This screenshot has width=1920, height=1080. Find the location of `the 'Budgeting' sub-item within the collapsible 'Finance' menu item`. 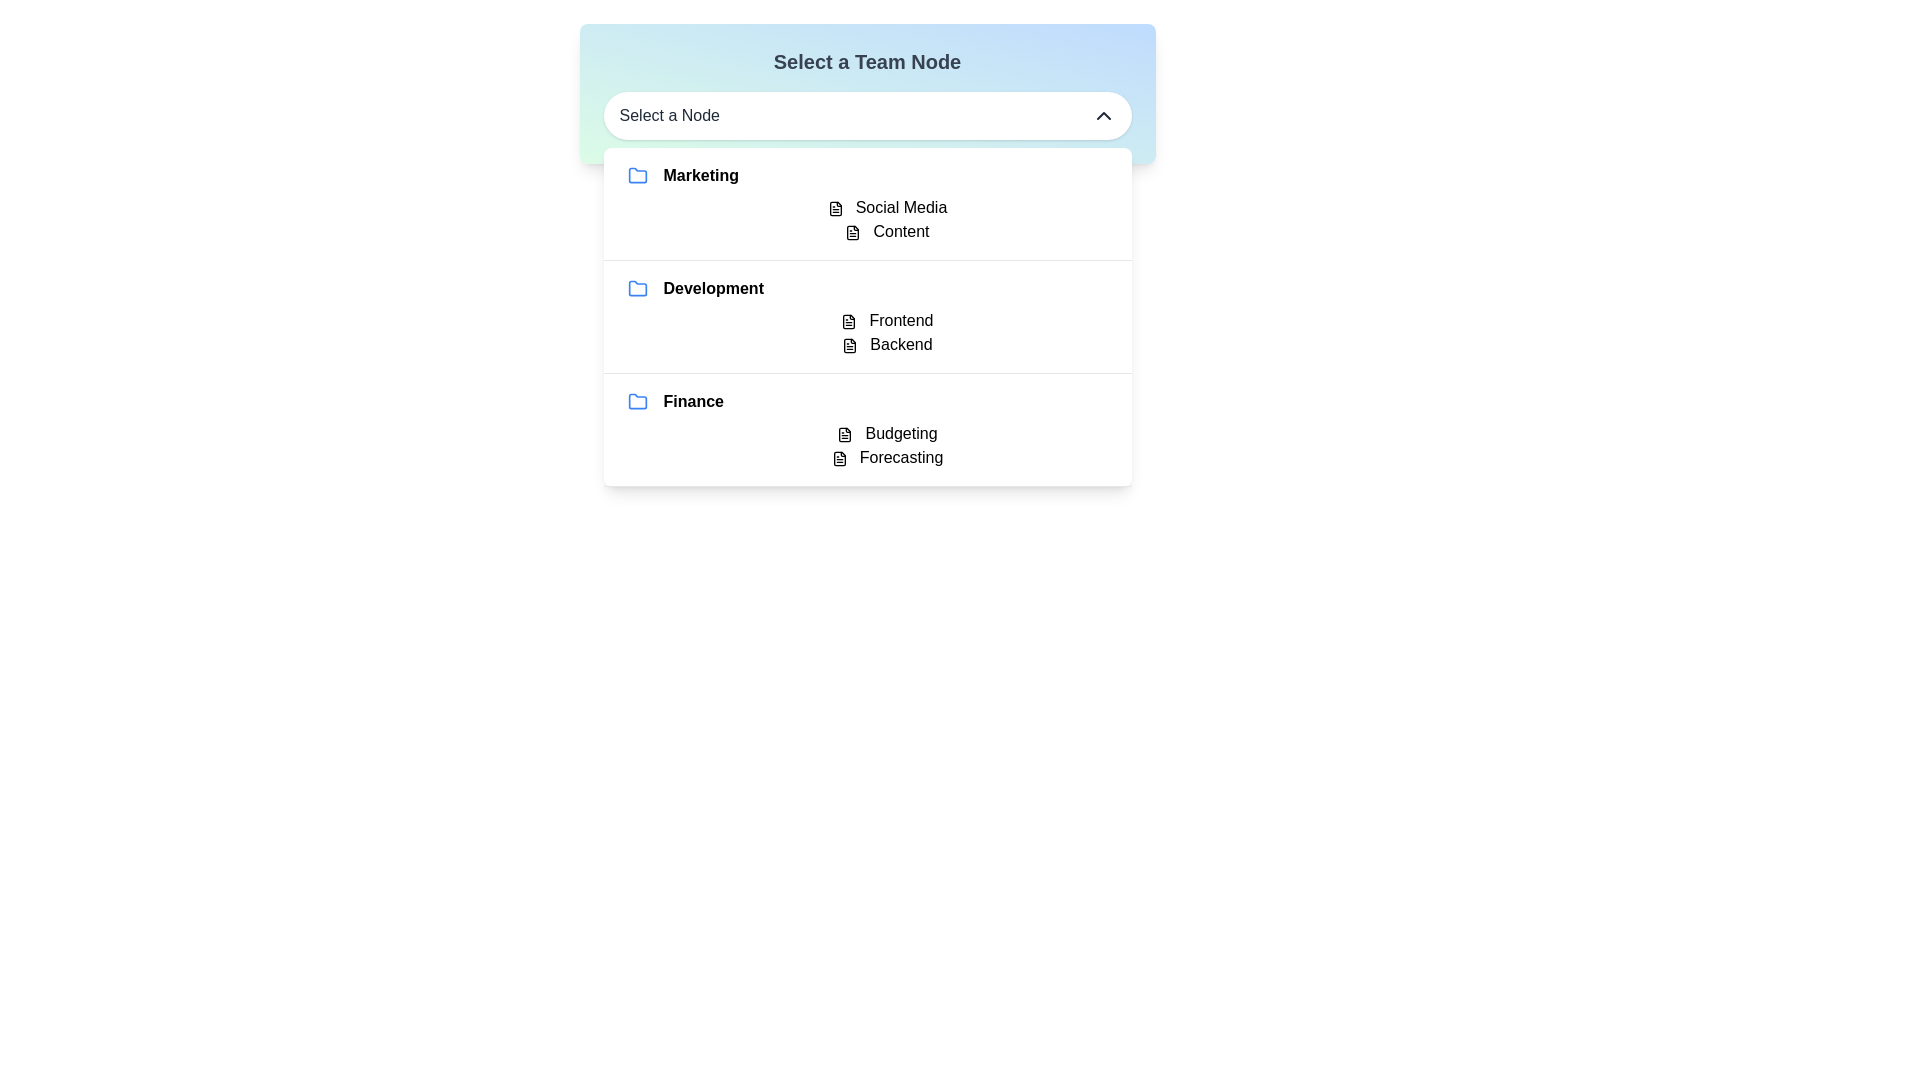

the 'Budgeting' sub-item within the collapsible 'Finance' menu item is located at coordinates (867, 429).